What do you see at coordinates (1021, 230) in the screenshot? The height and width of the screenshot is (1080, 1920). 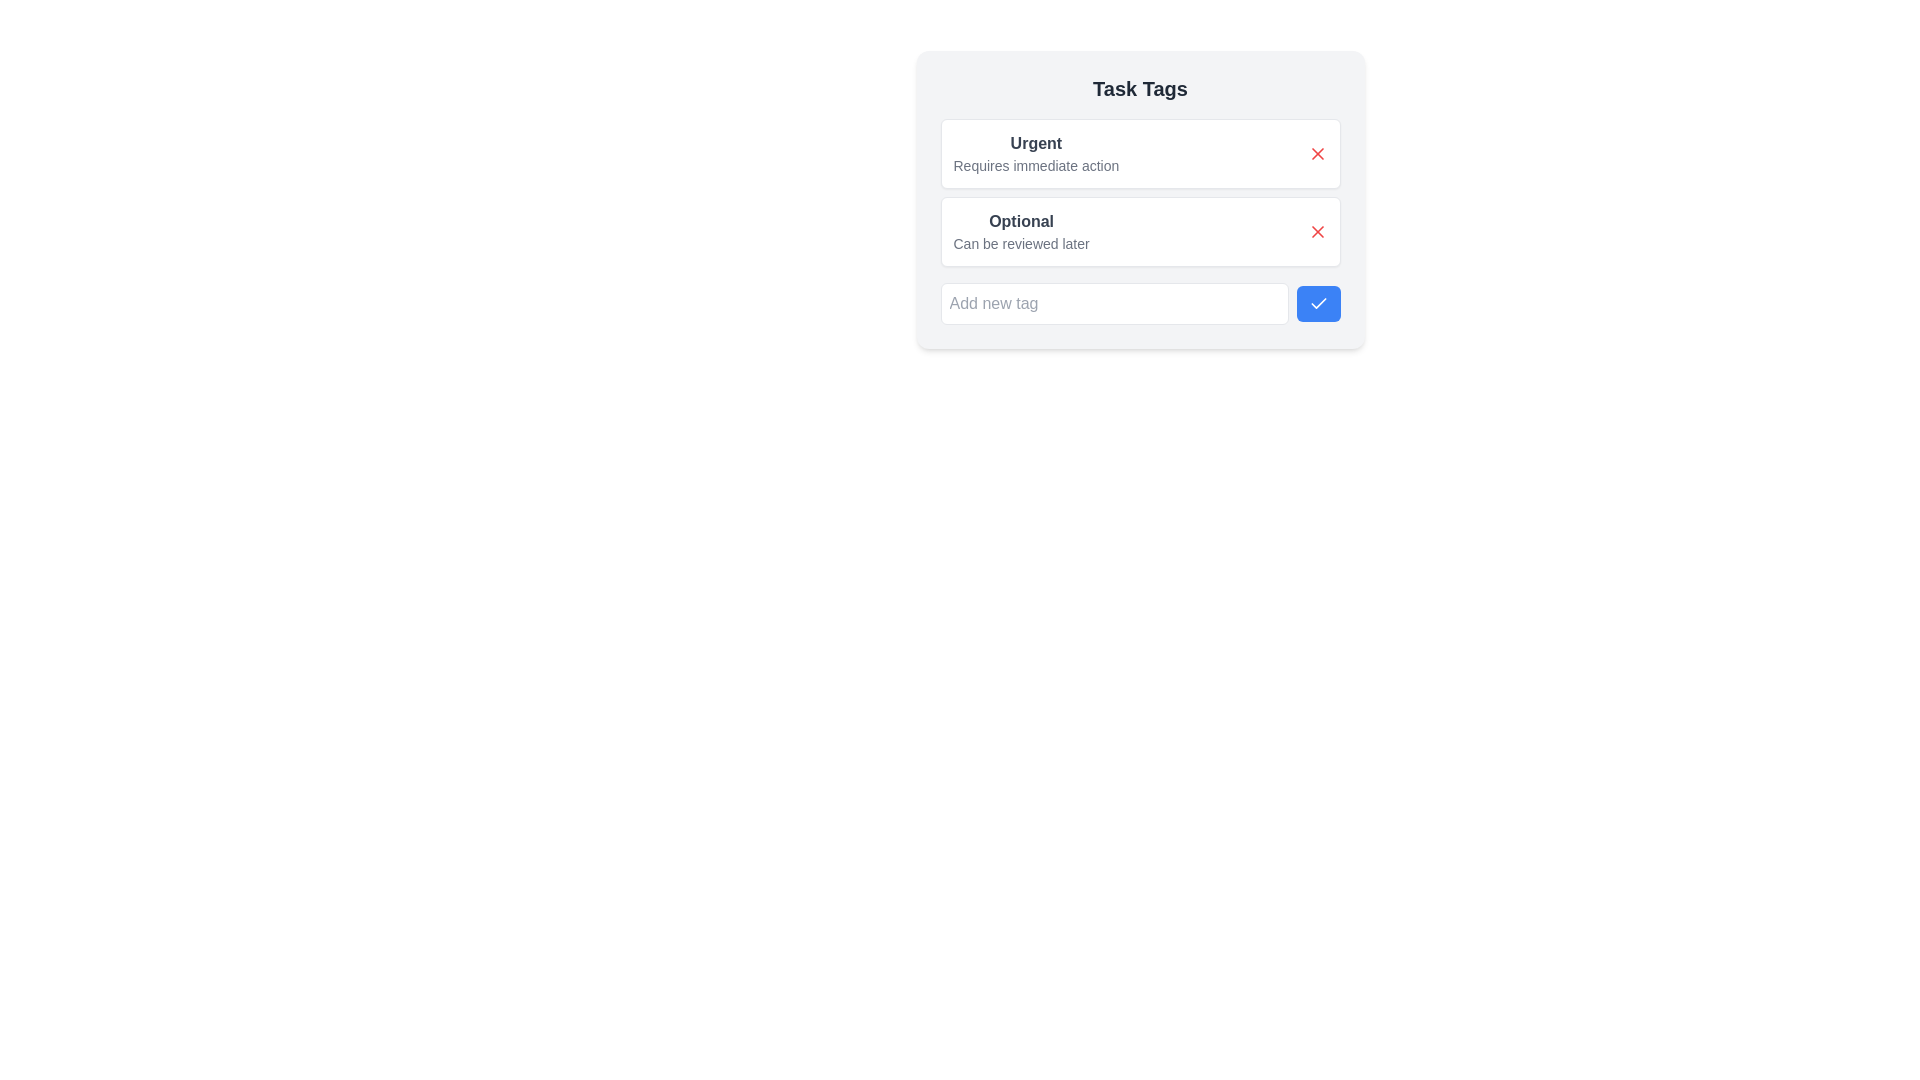 I see `the Text Display element containing the heading 'Optional' and the subtitle 'Can be reviewed later', which is positioned below the 'Urgent' item and above the 'Add new tag' field` at bounding box center [1021, 230].